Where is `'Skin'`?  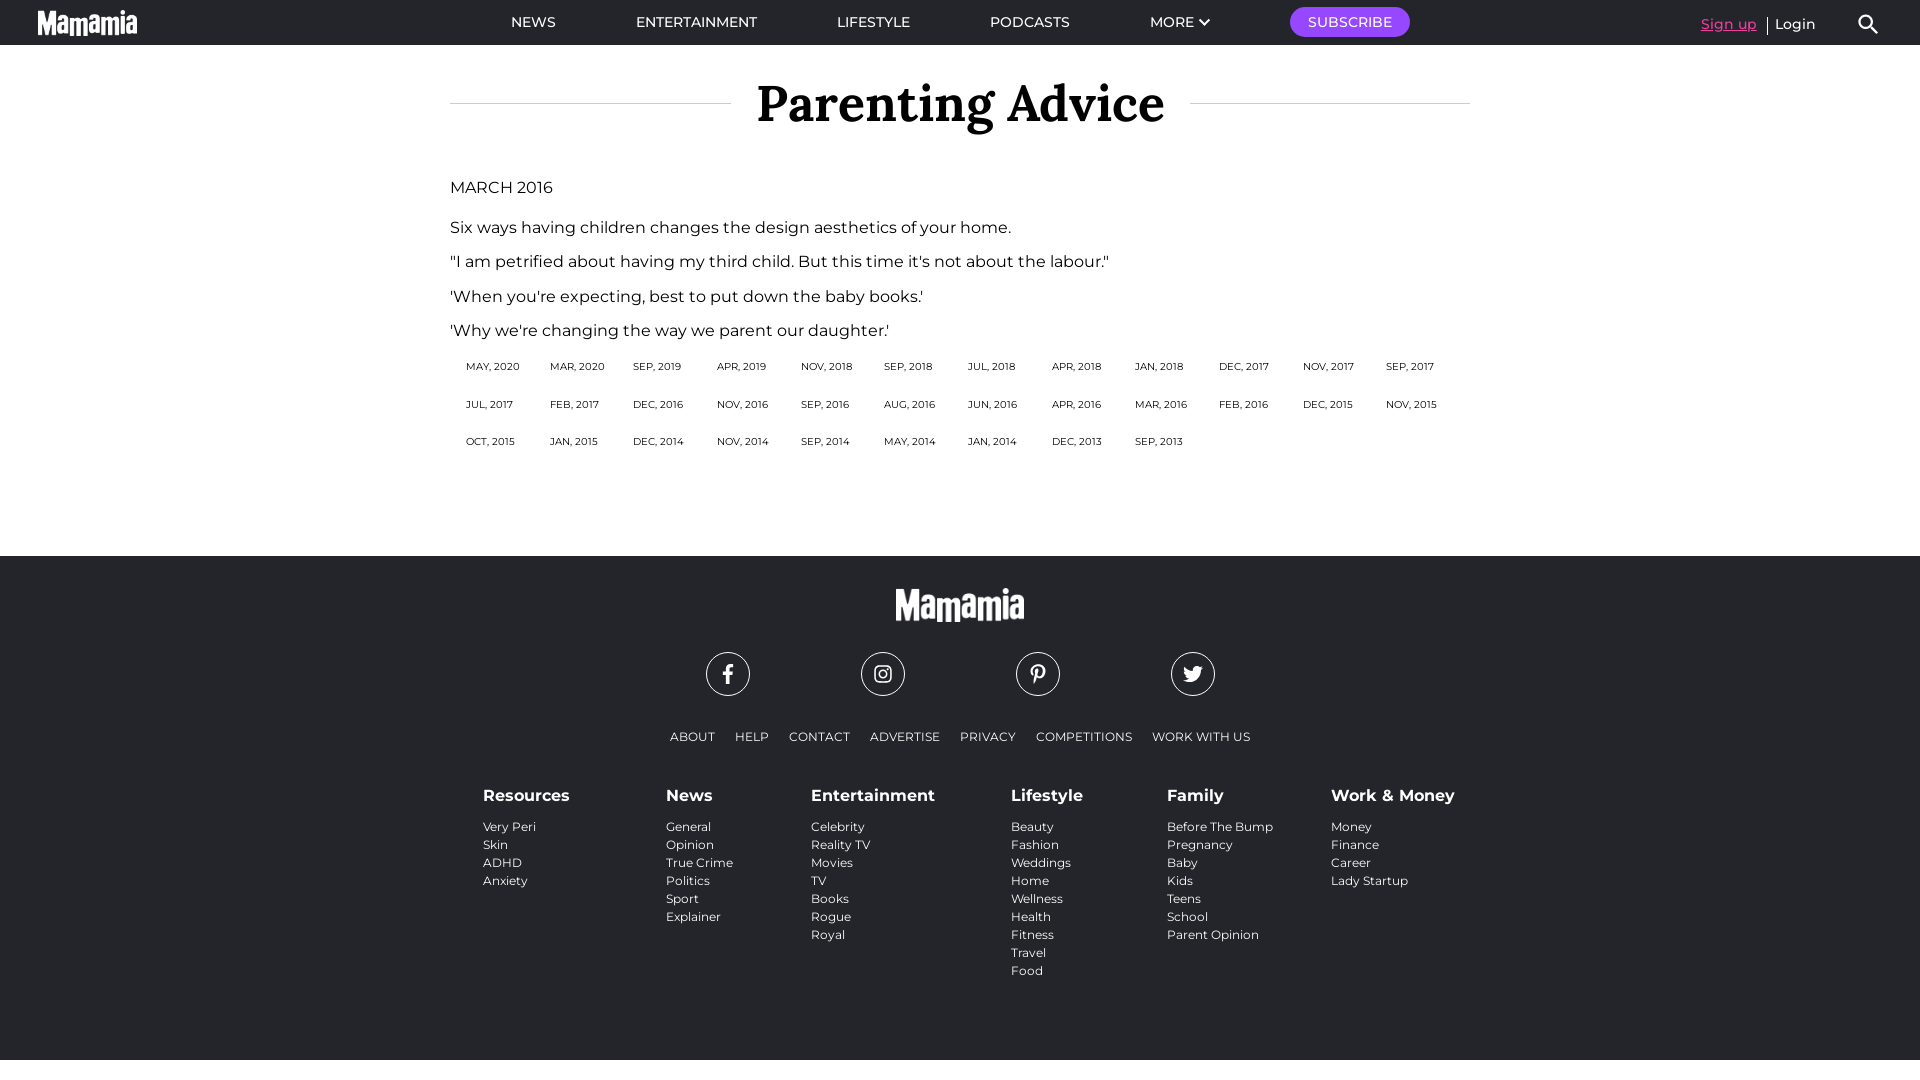
'Skin' is located at coordinates (495, 844).